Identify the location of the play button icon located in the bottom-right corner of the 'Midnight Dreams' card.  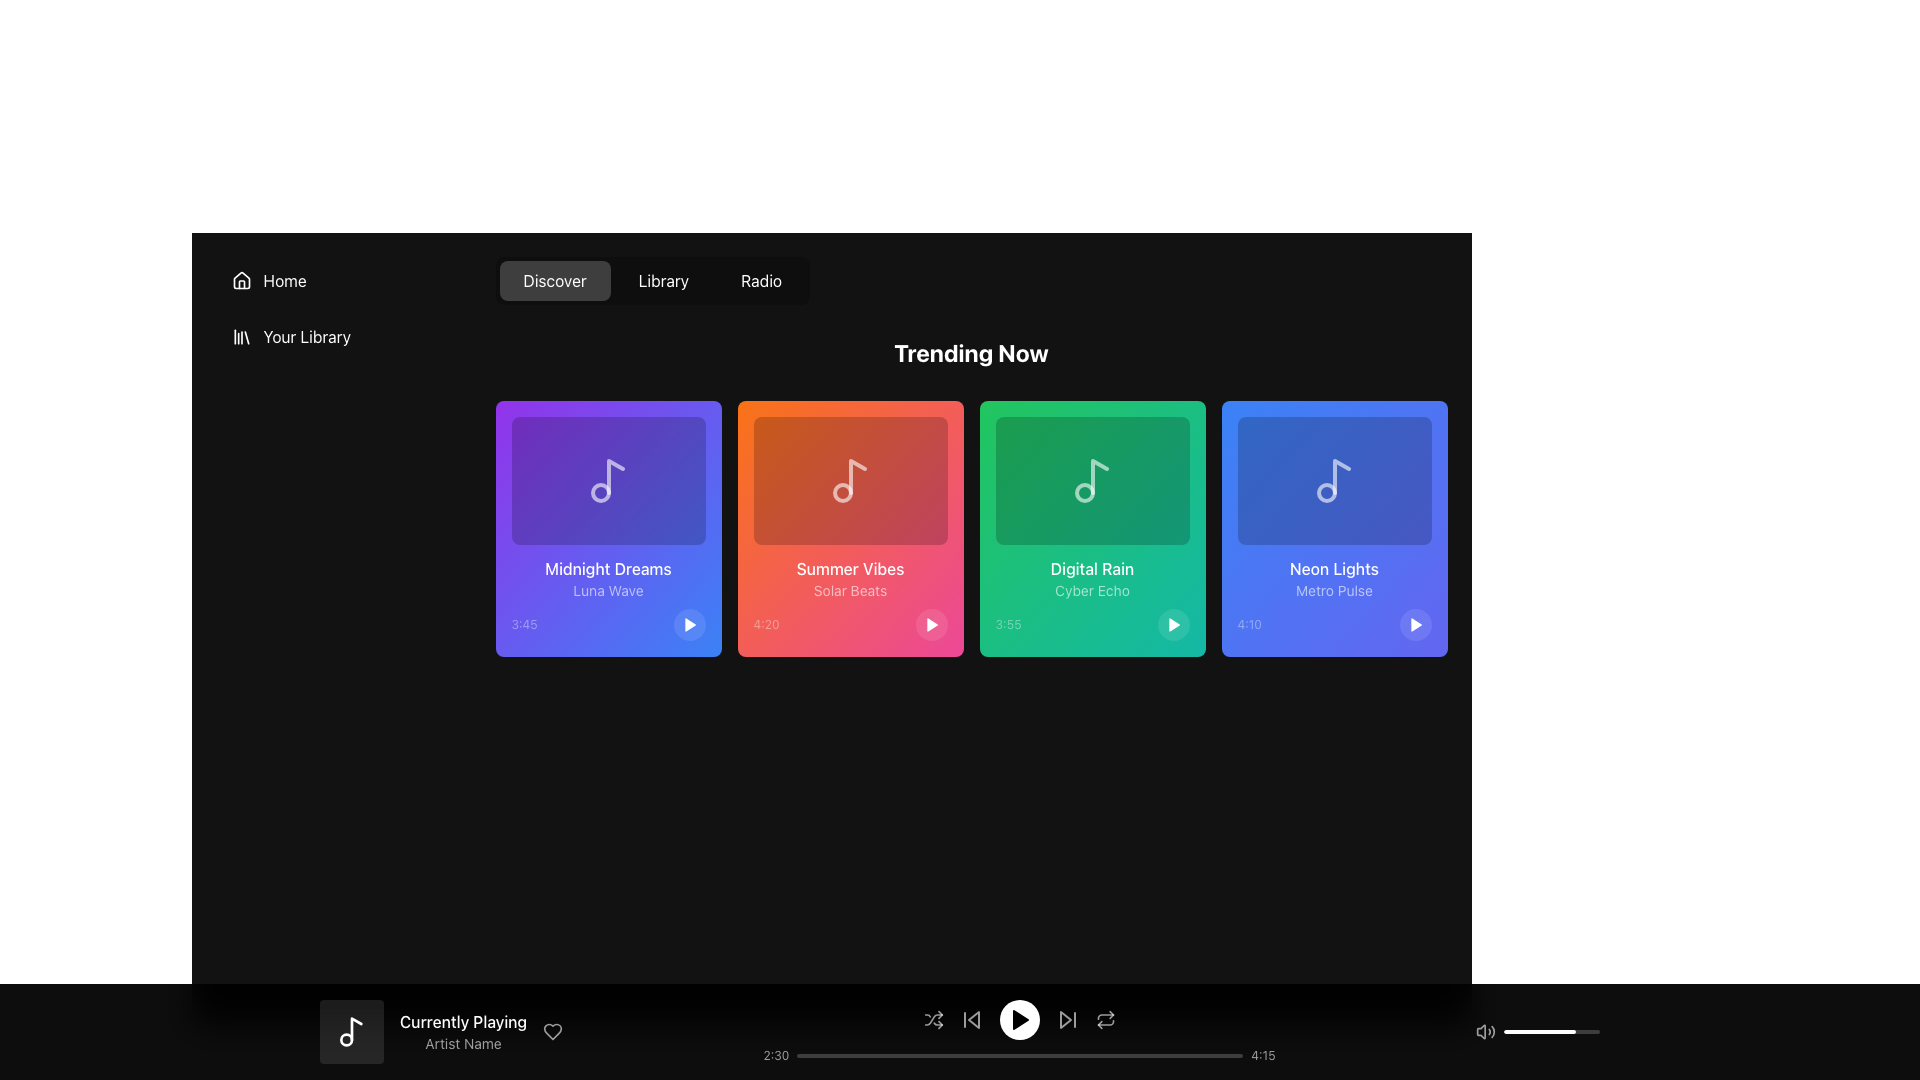
(690, 623).